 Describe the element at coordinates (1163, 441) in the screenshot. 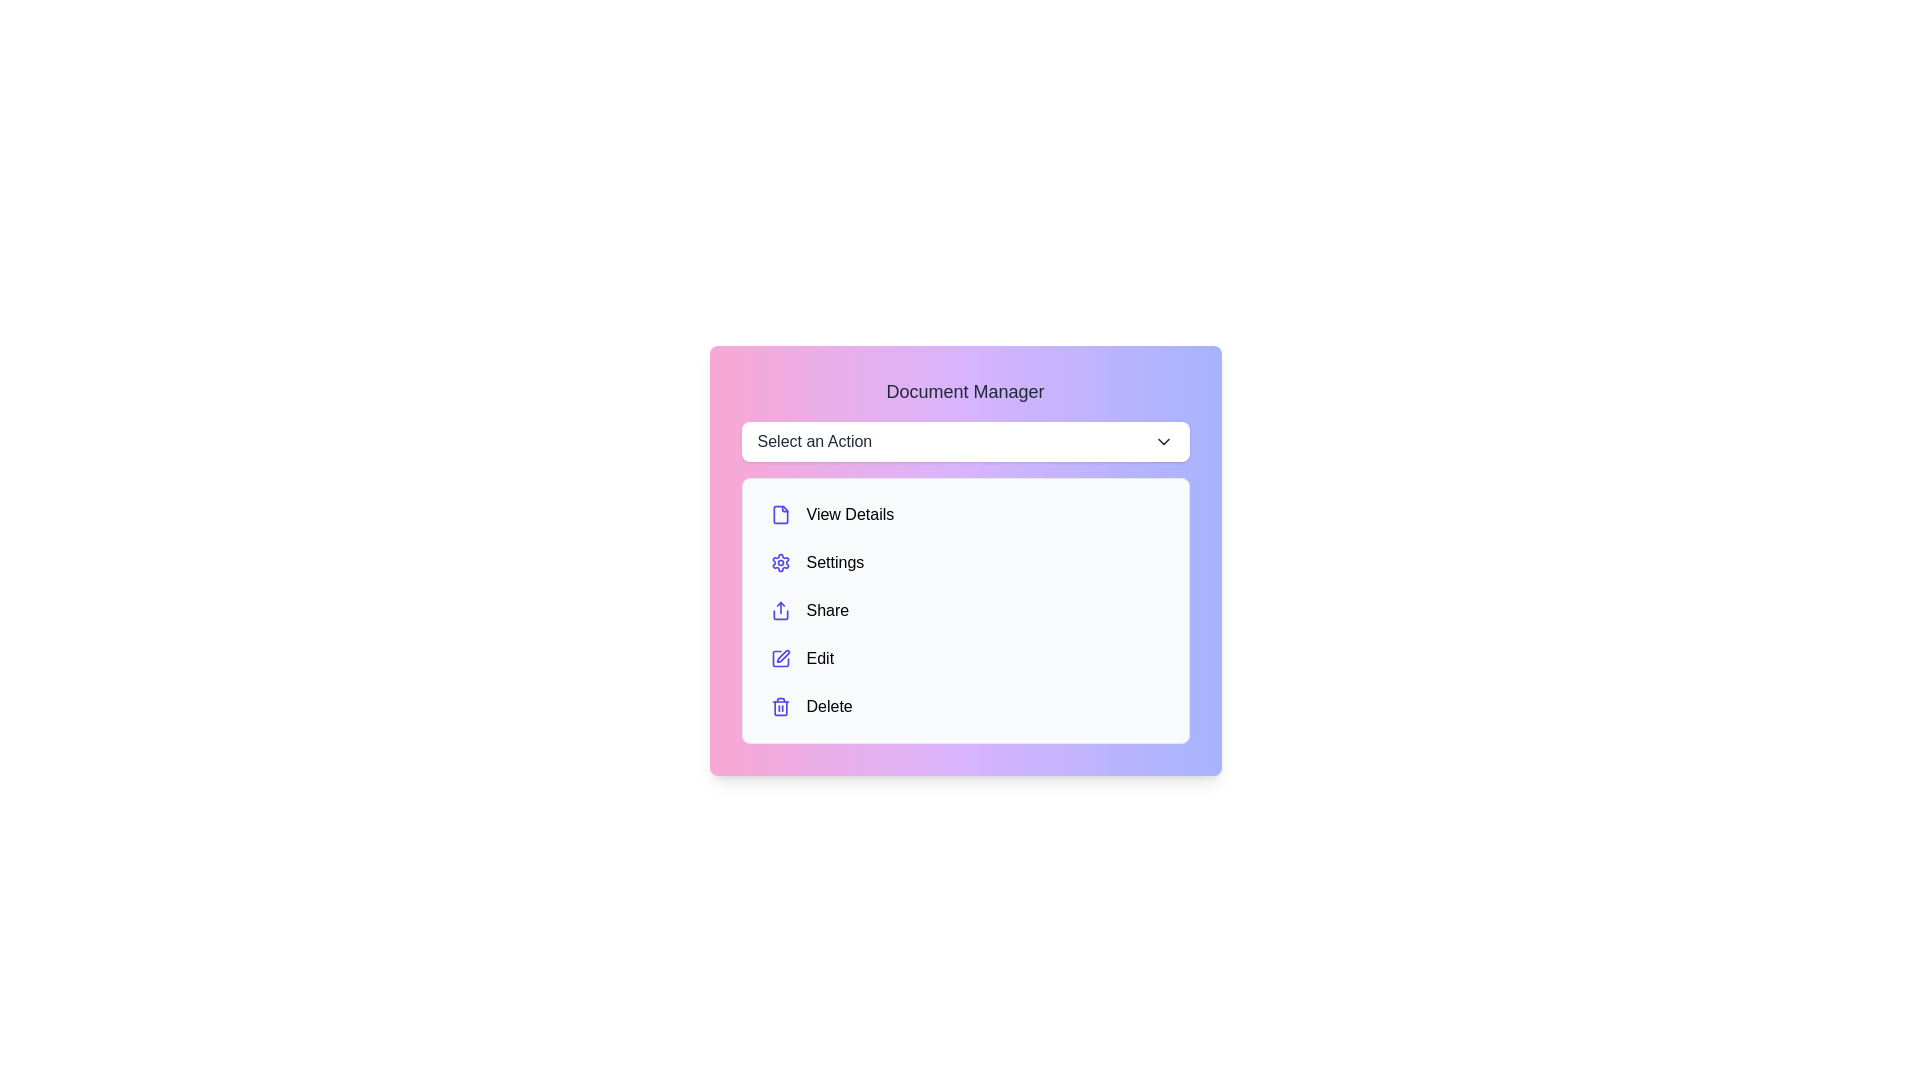

I see `the dropdown indicator icon located at the right end of the 'Select an Action' button` at that location.